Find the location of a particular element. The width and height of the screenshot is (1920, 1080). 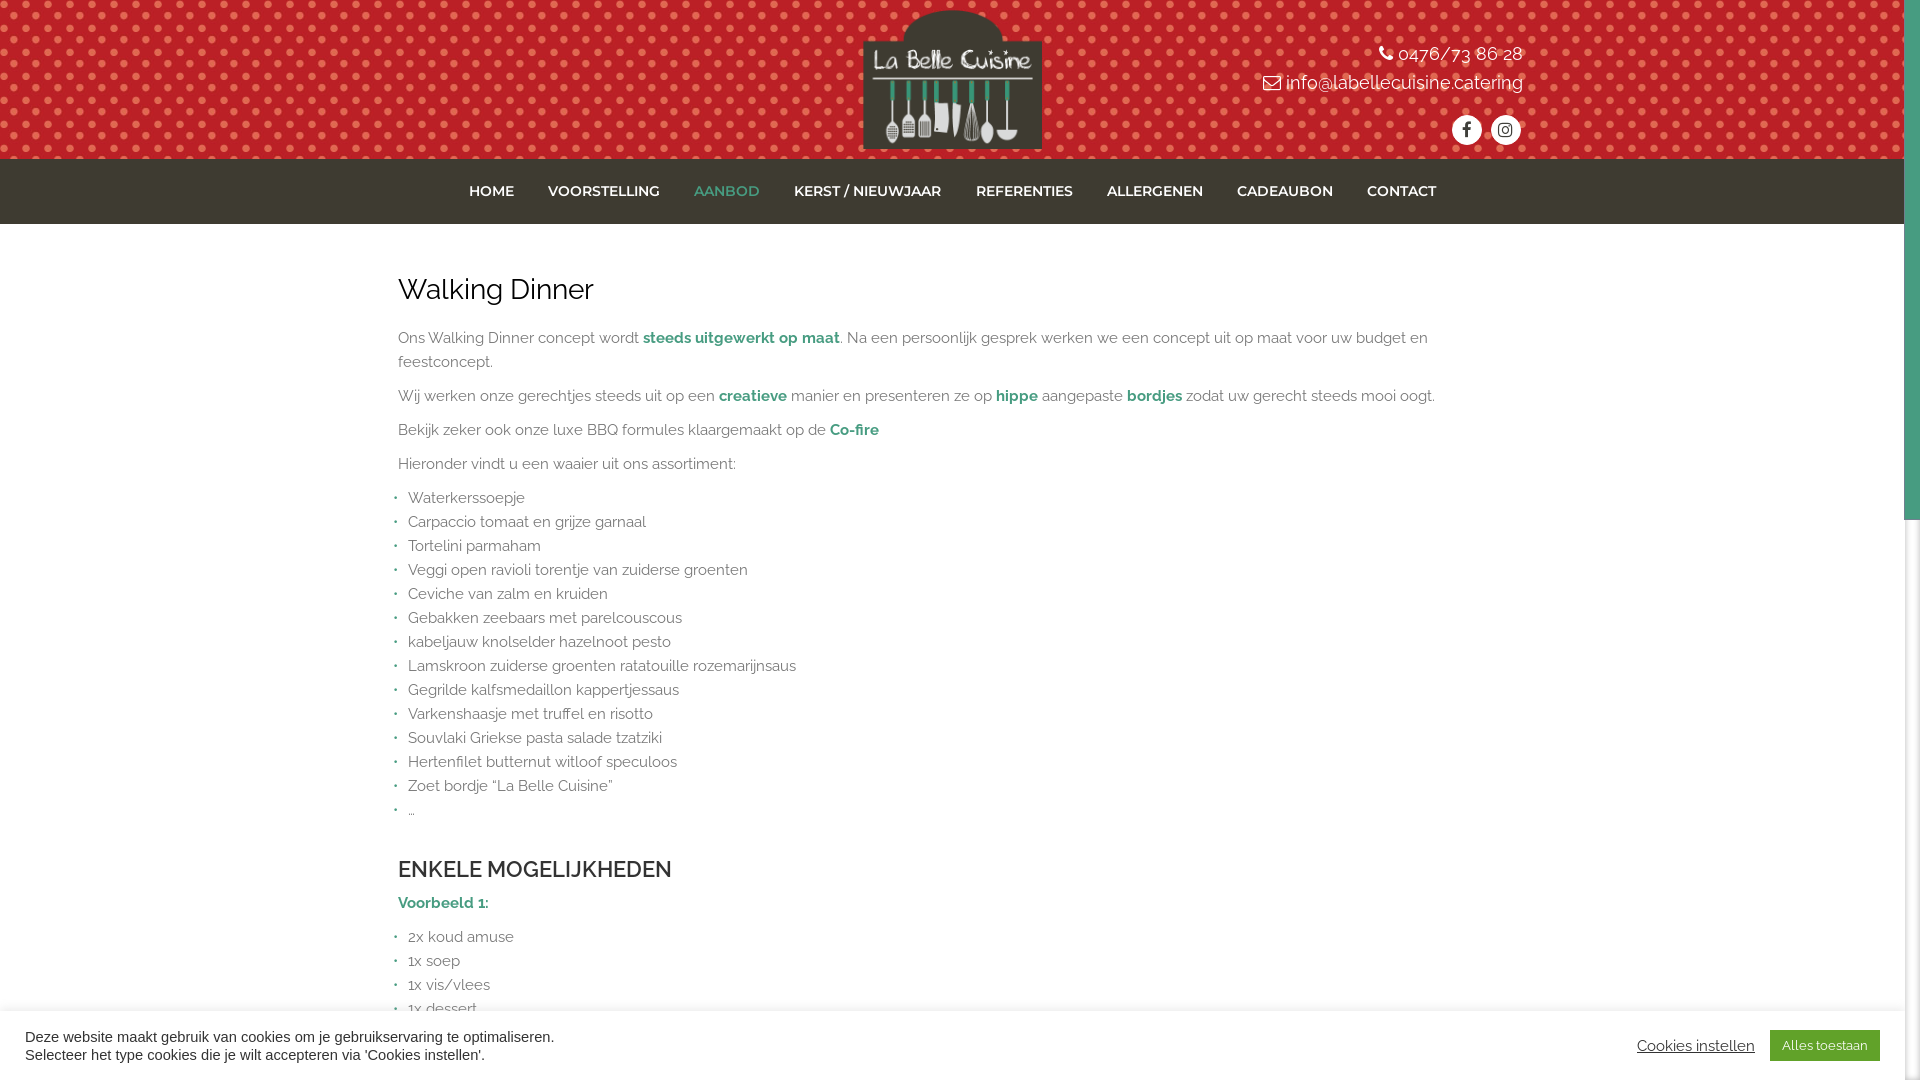

'KERST / NIEUWJAAR' is located at coordinates (867, 191).